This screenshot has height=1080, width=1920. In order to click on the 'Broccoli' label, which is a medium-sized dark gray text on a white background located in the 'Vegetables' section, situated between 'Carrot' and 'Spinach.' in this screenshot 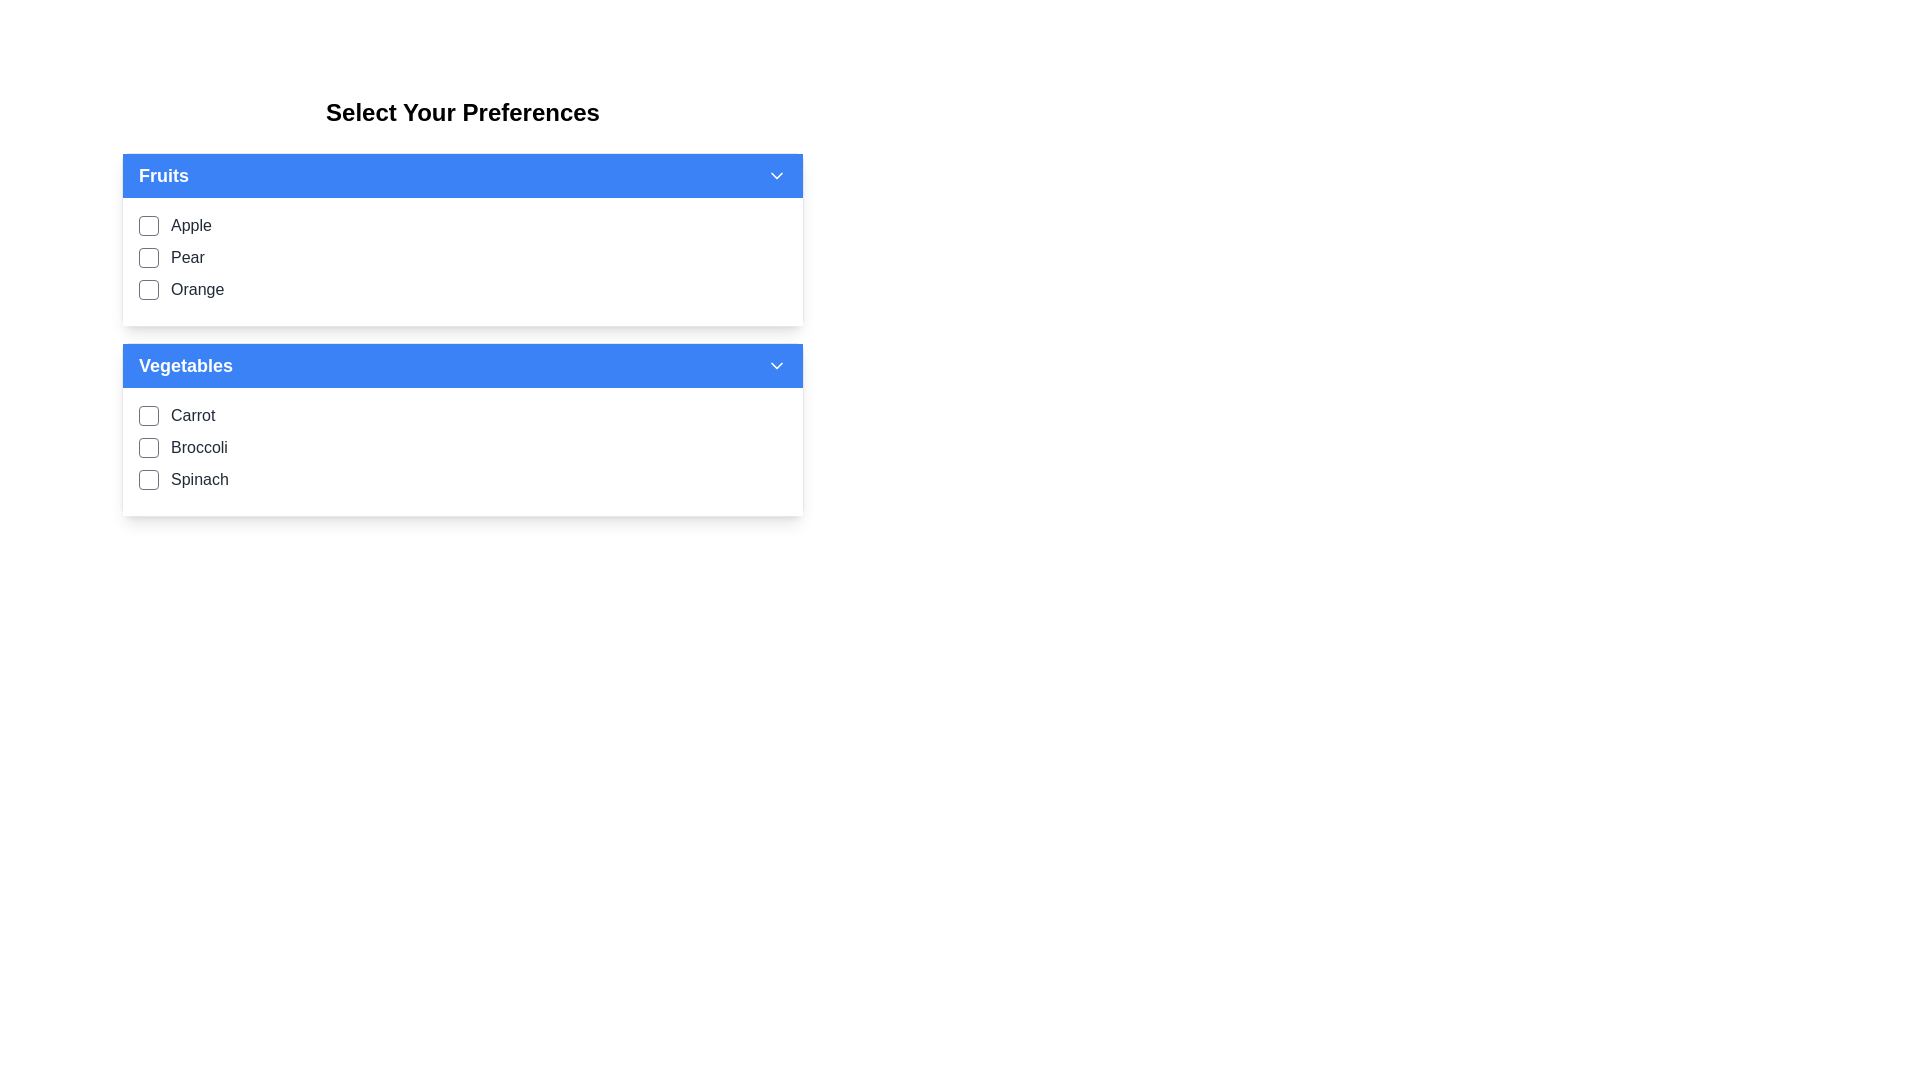, I will do `click(199, 446)`.